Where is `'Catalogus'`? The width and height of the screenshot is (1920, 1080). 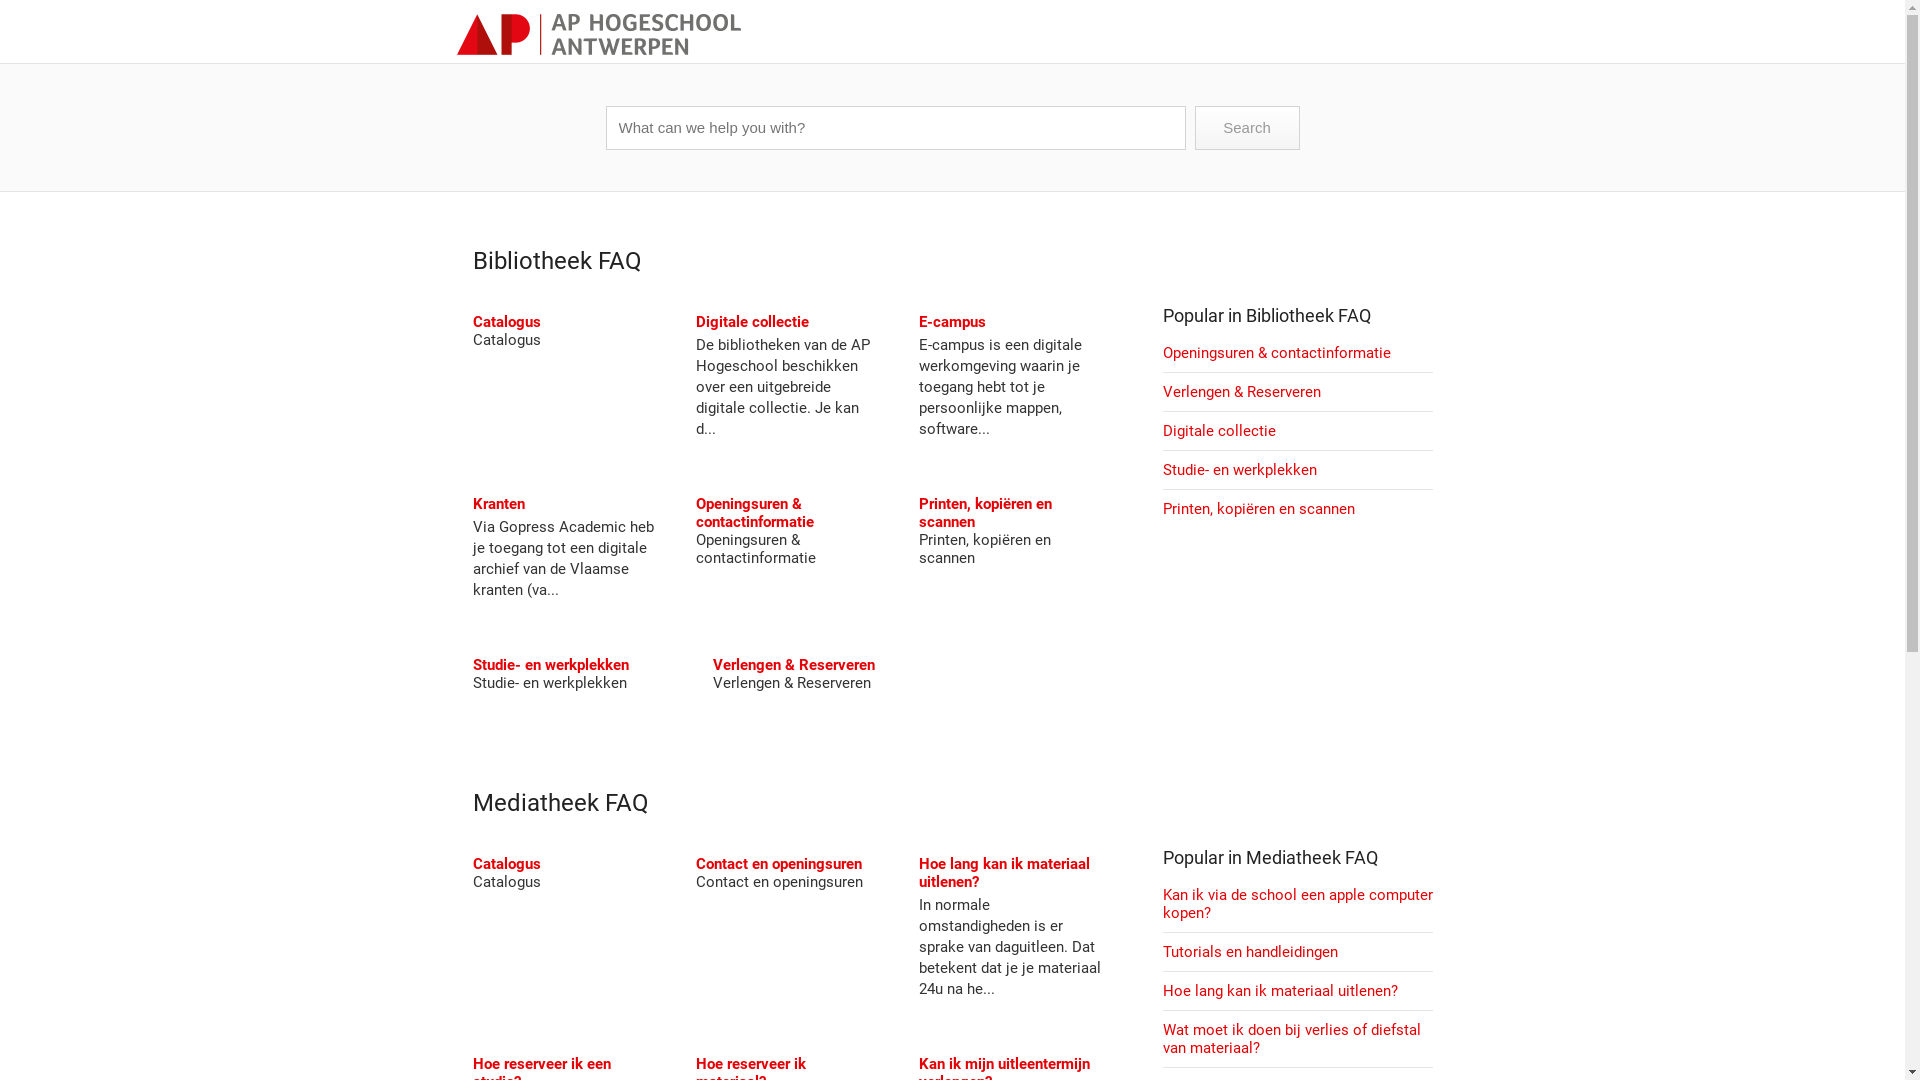
'Catalogus' is located at coordinates (505, 320).